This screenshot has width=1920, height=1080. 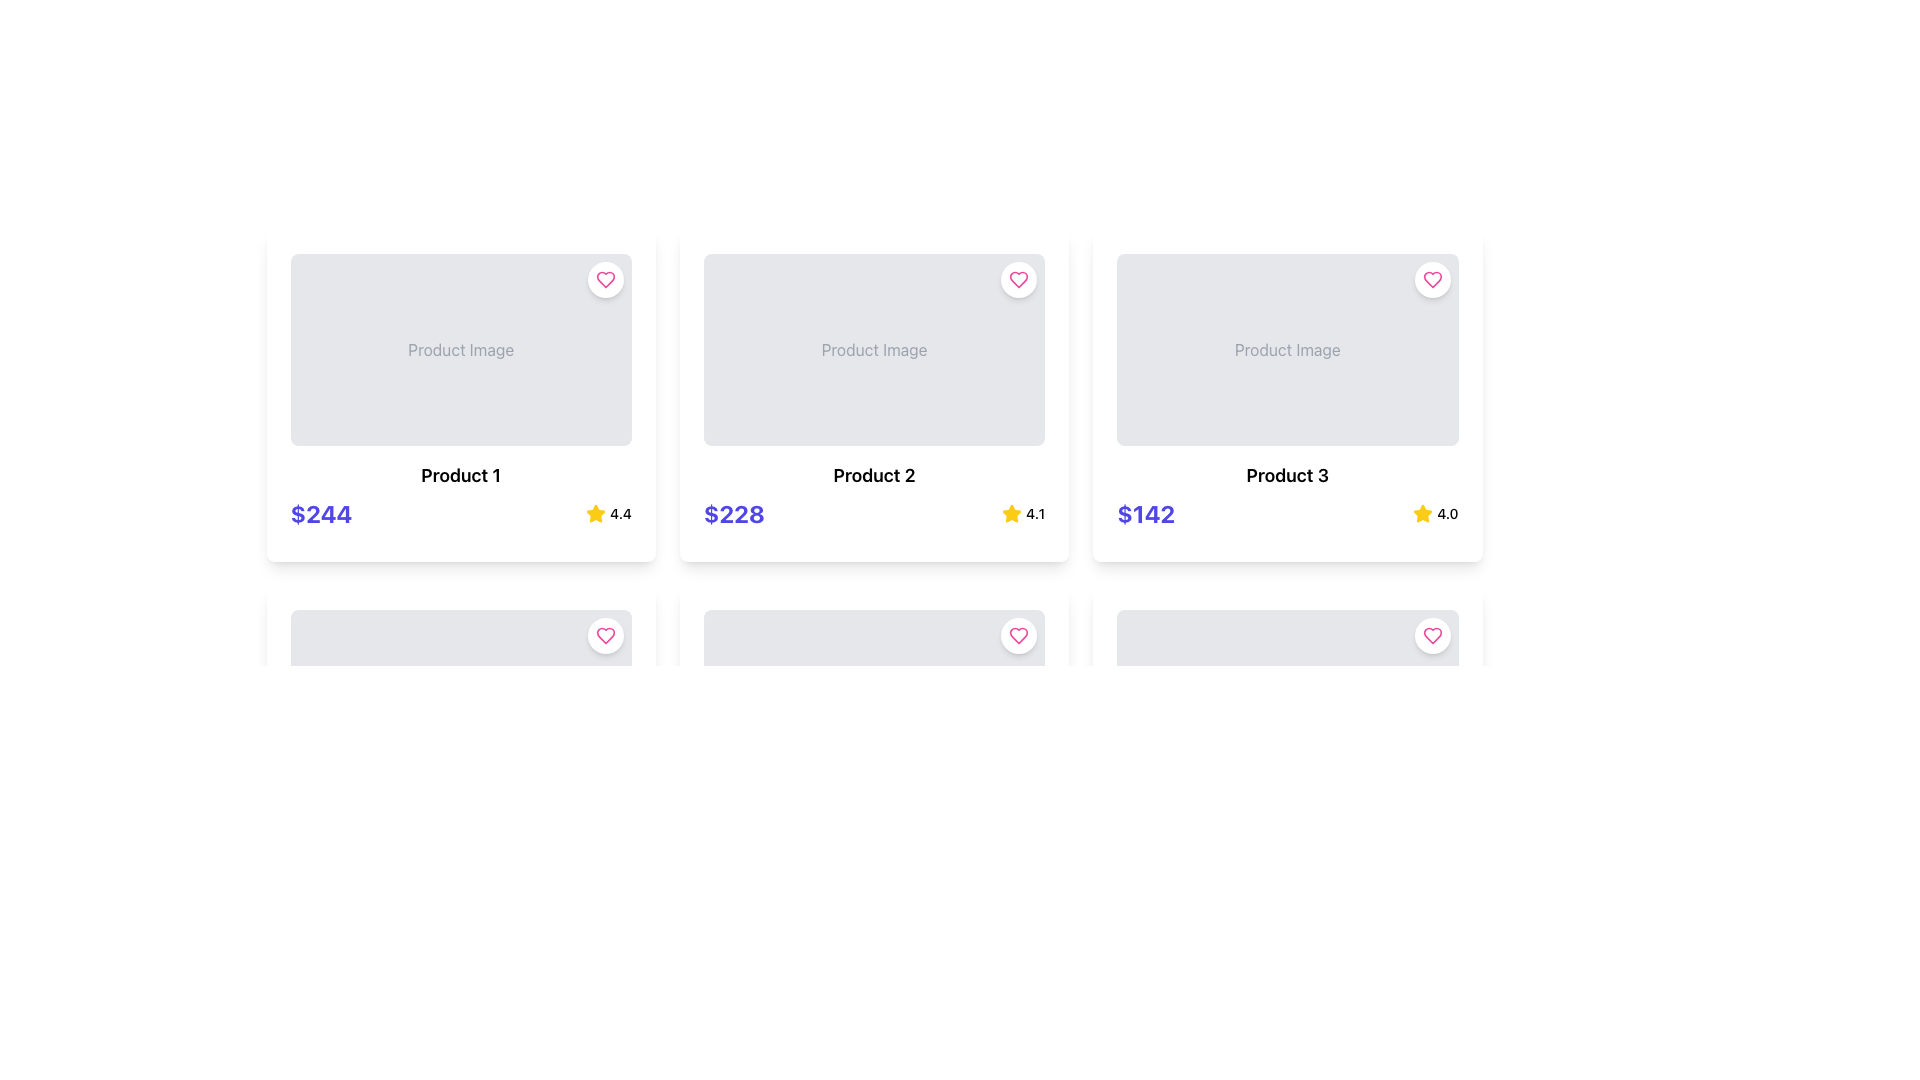 I want to click on the favorite button located in the top-right corner of the product card displaying 'Product Image', so click(x=1019, y=636).